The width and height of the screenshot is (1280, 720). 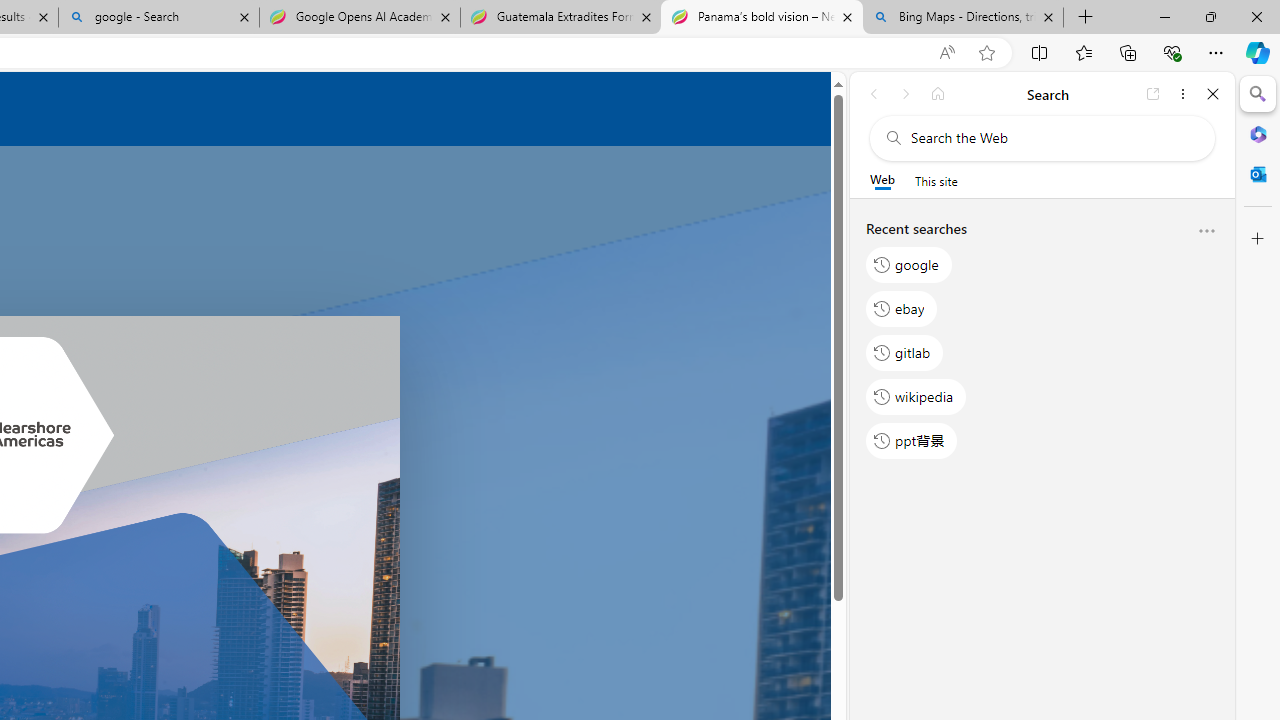 I want to click on 'Forward', so click(x=905, y=93).